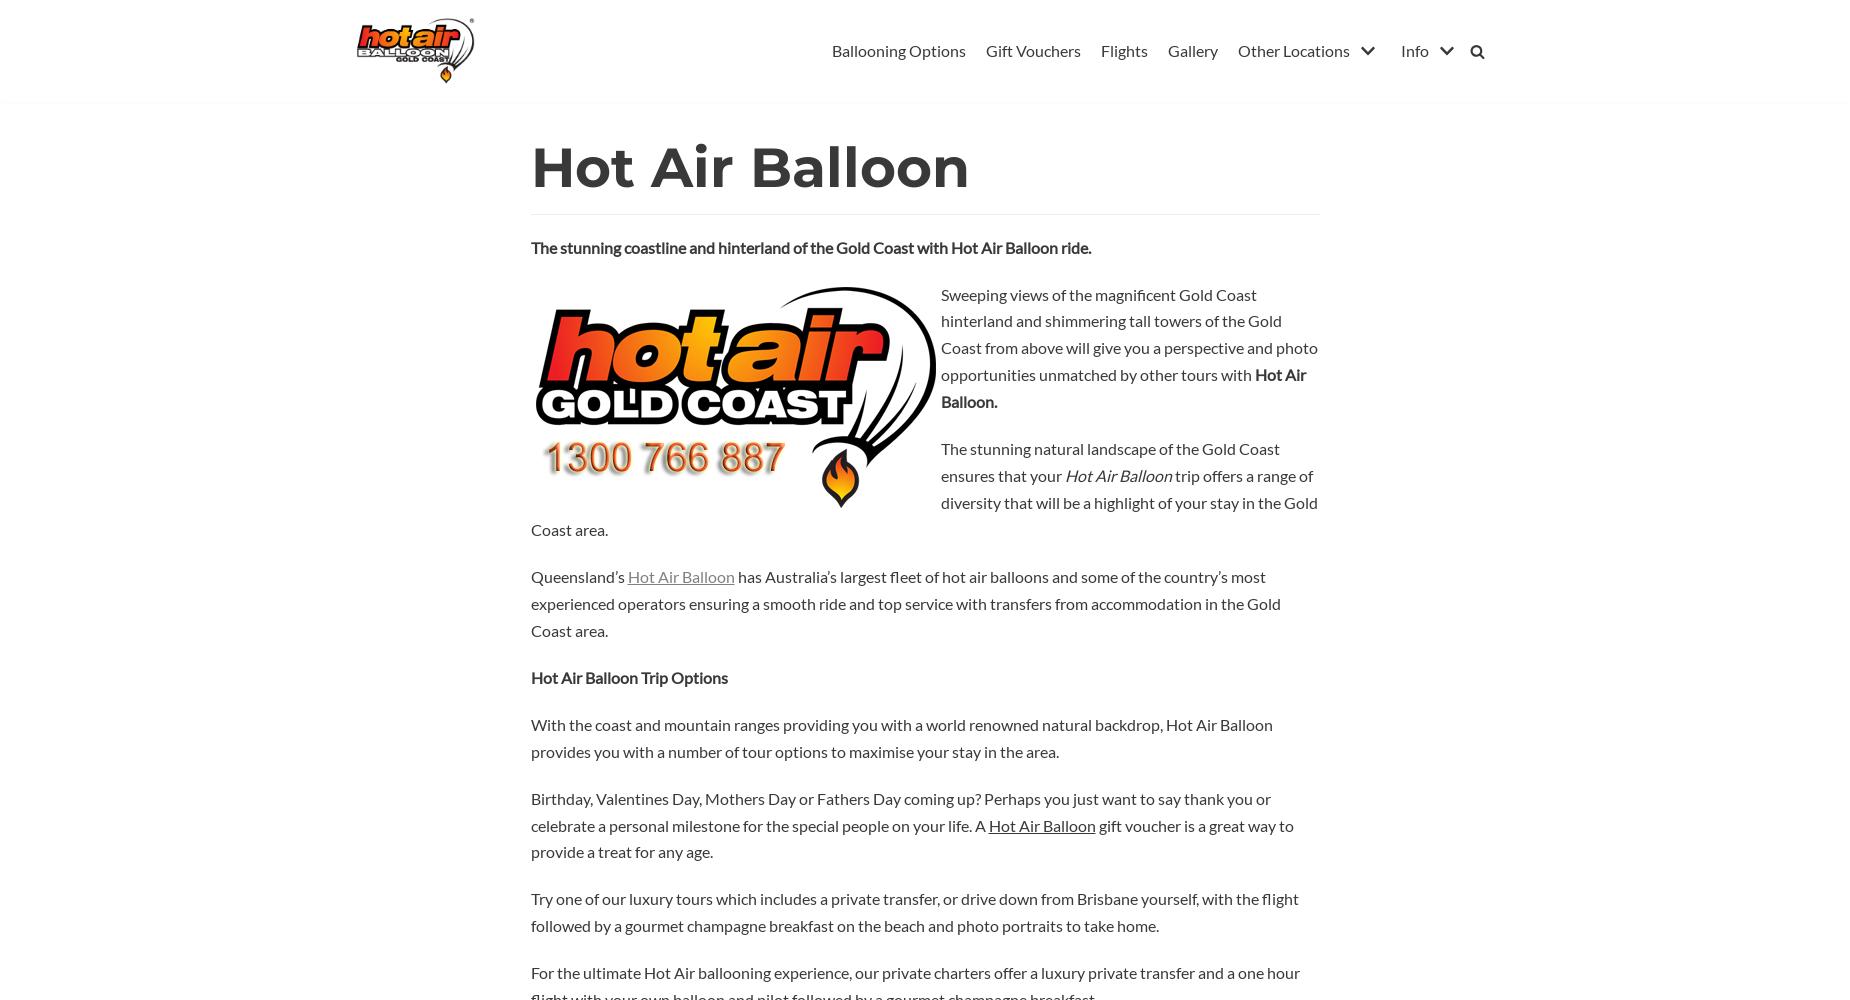  I want to click on 'Contact Us', so click(1345, 132).